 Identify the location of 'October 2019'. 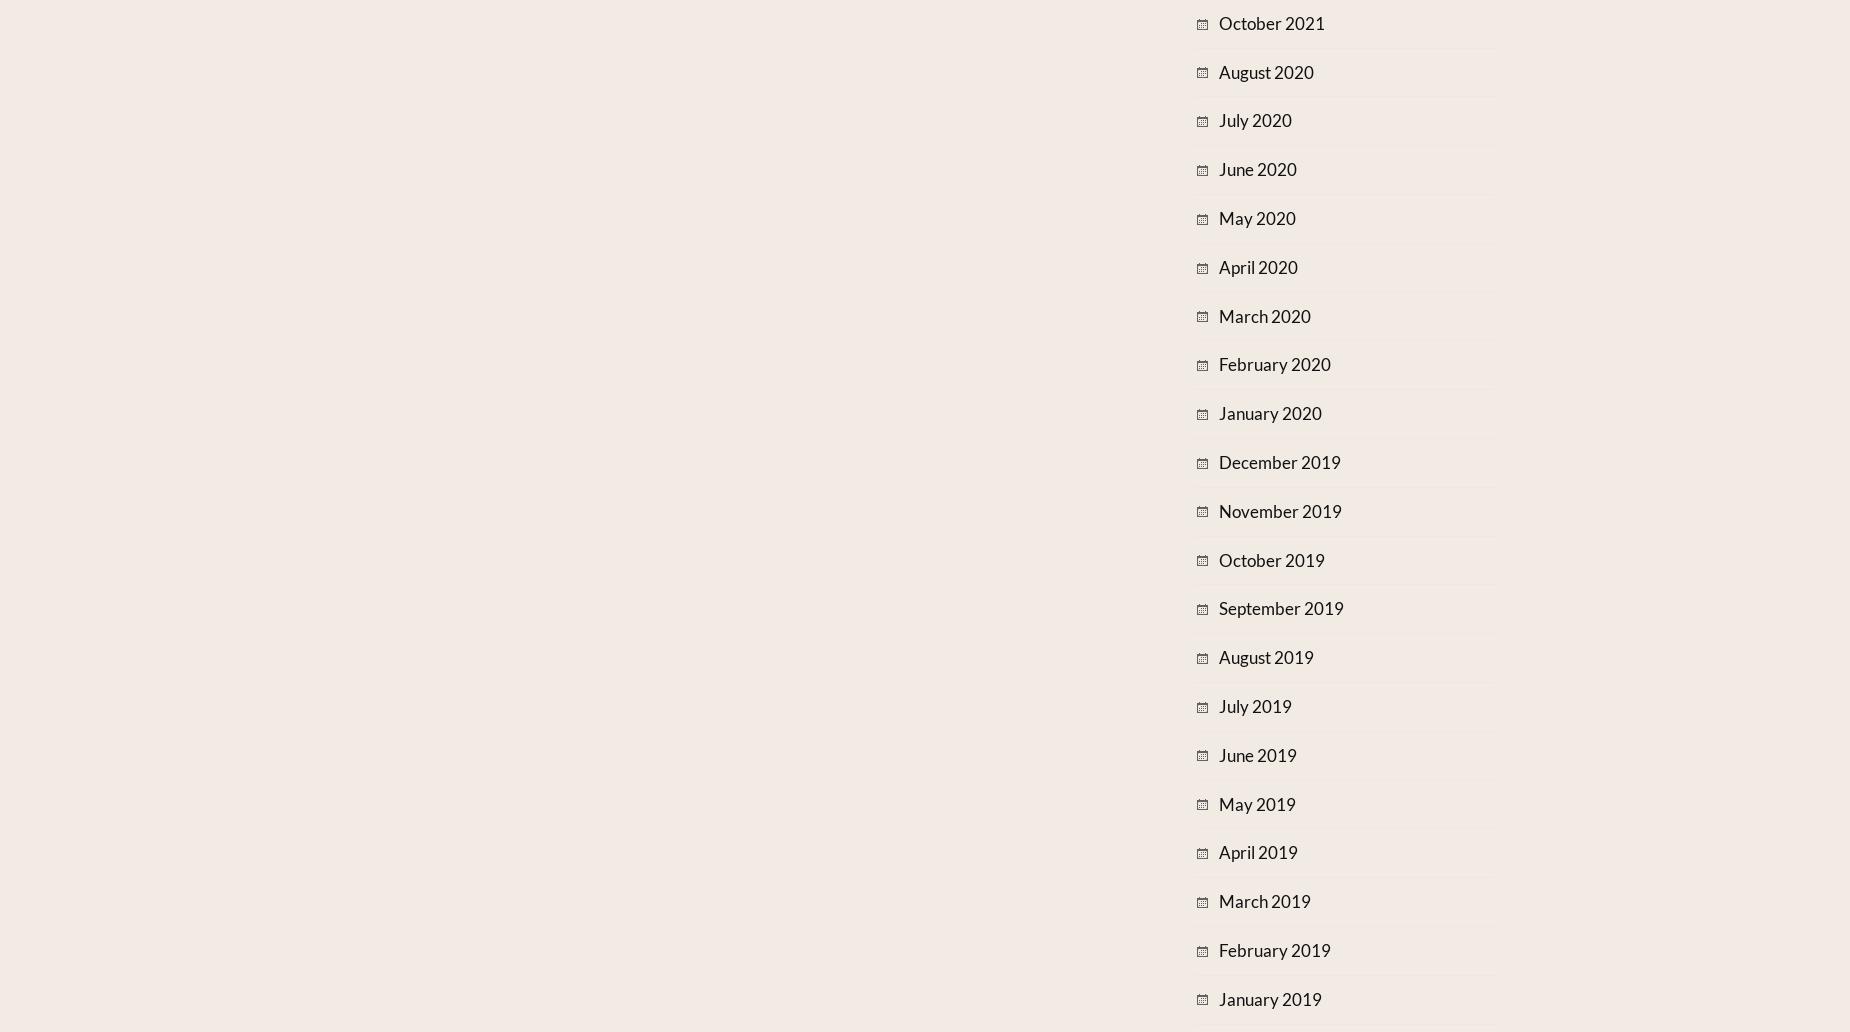
(1217, 559).